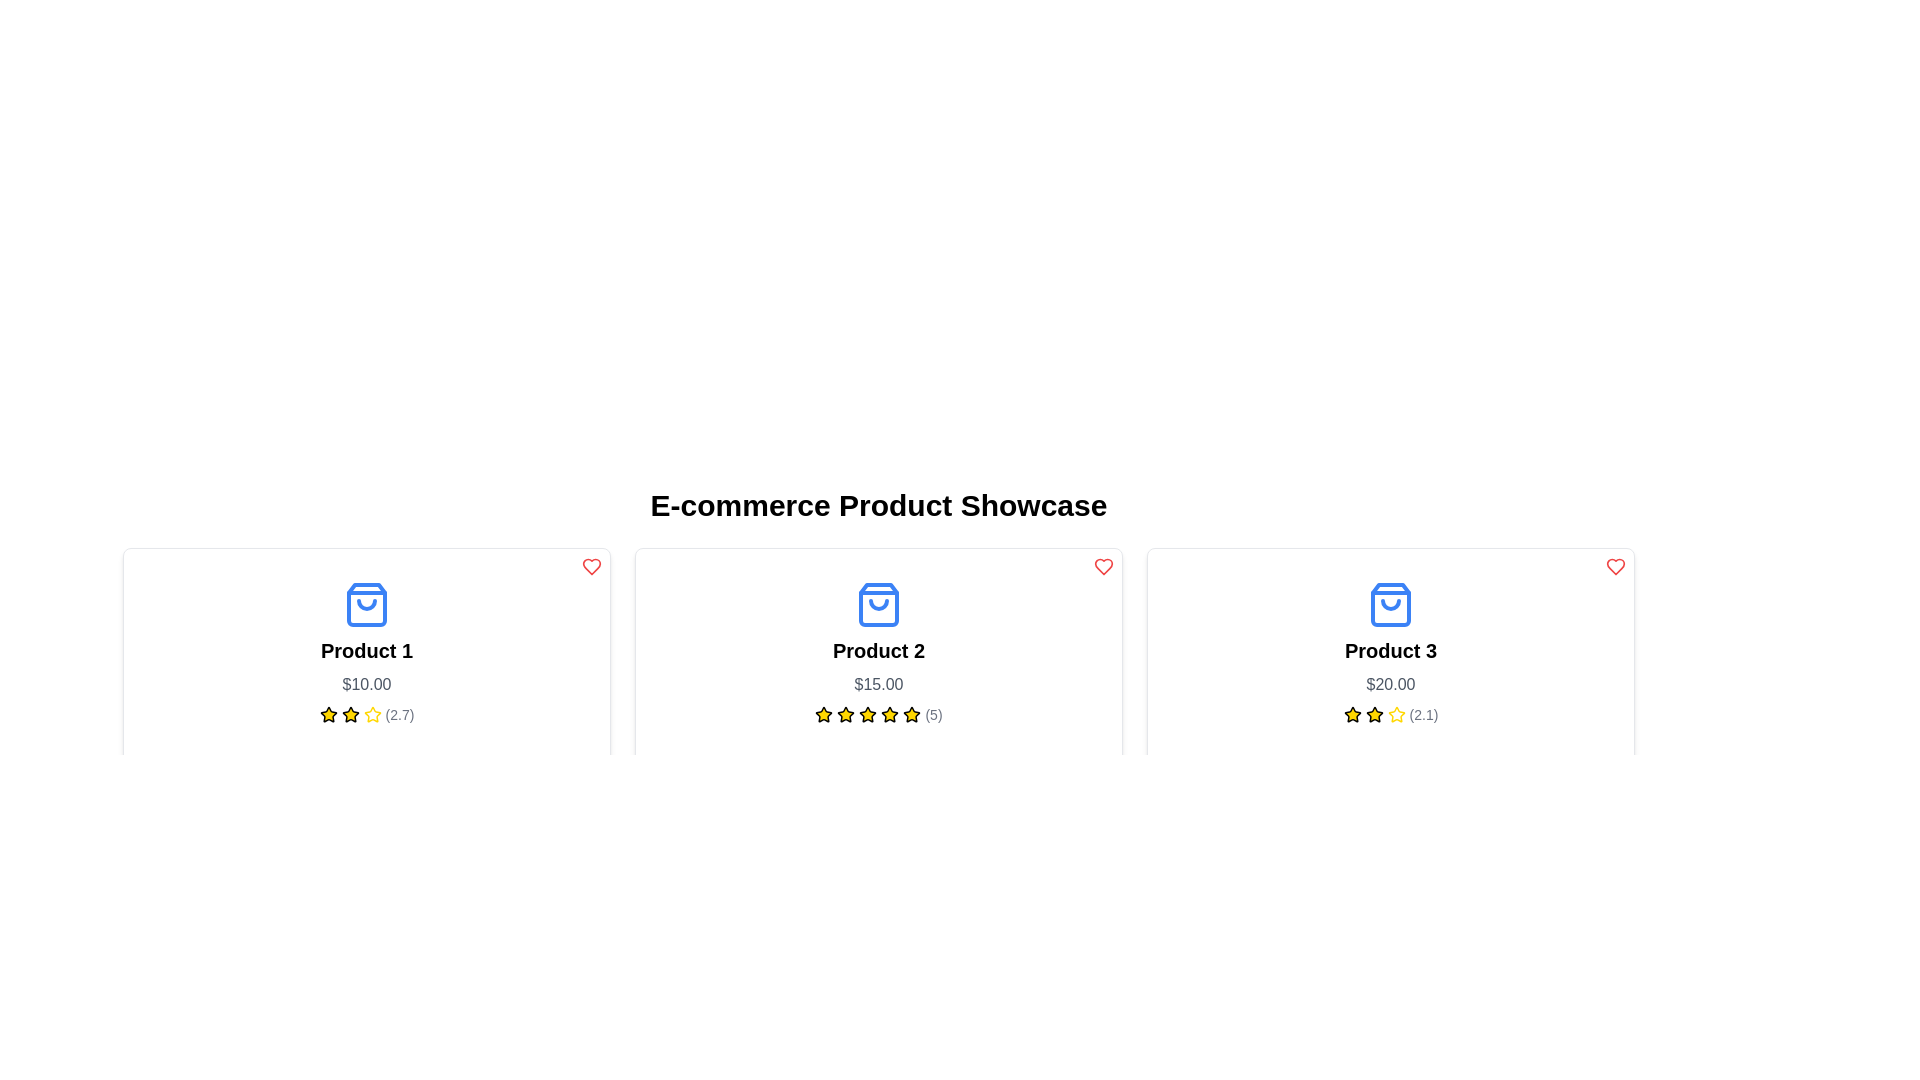 The height and width of the screenshot is (1080, 1920). I want to click on the blue shopping bag icon with rounded edges, located above the title 'Product 1' in the card layout, so click(366, 604).